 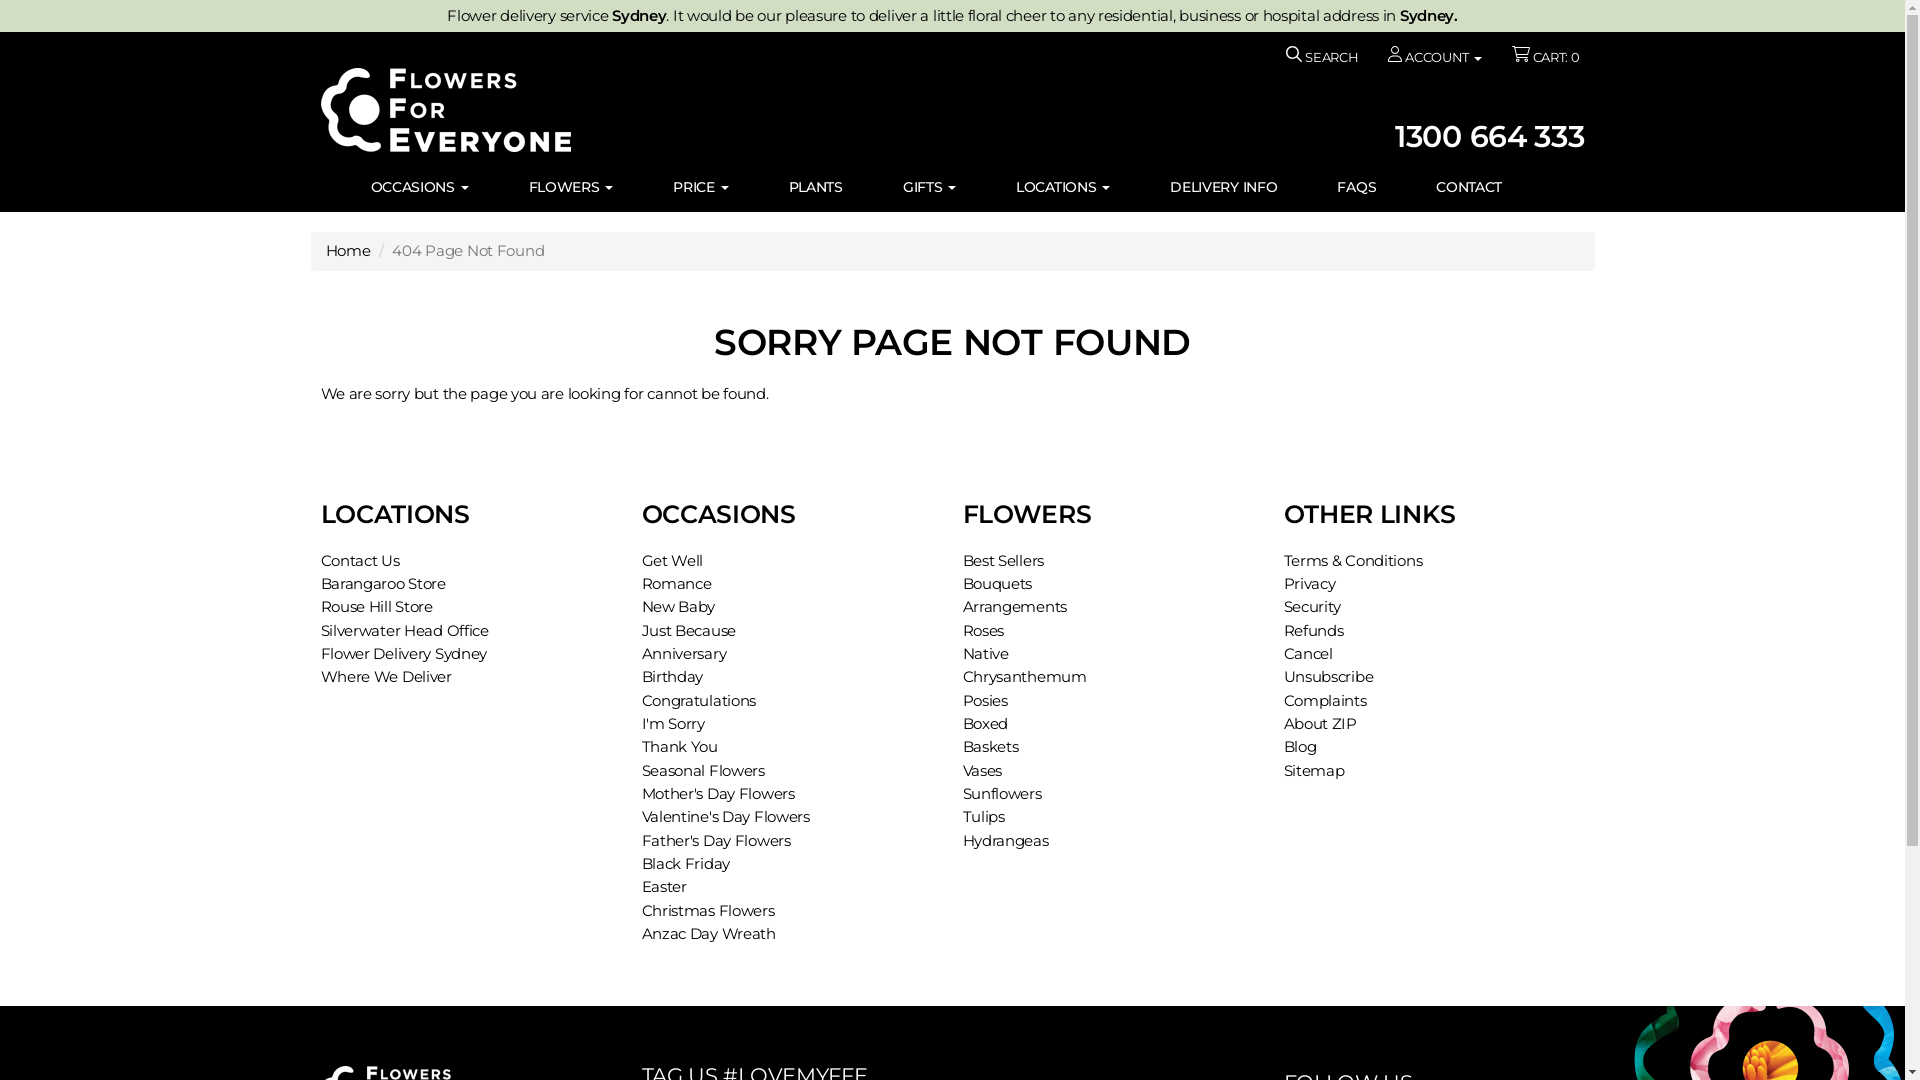 What do you see at coordinates (642, 886) in the screenshot?
I see `'Easter'` at bounding box center [642, 886].